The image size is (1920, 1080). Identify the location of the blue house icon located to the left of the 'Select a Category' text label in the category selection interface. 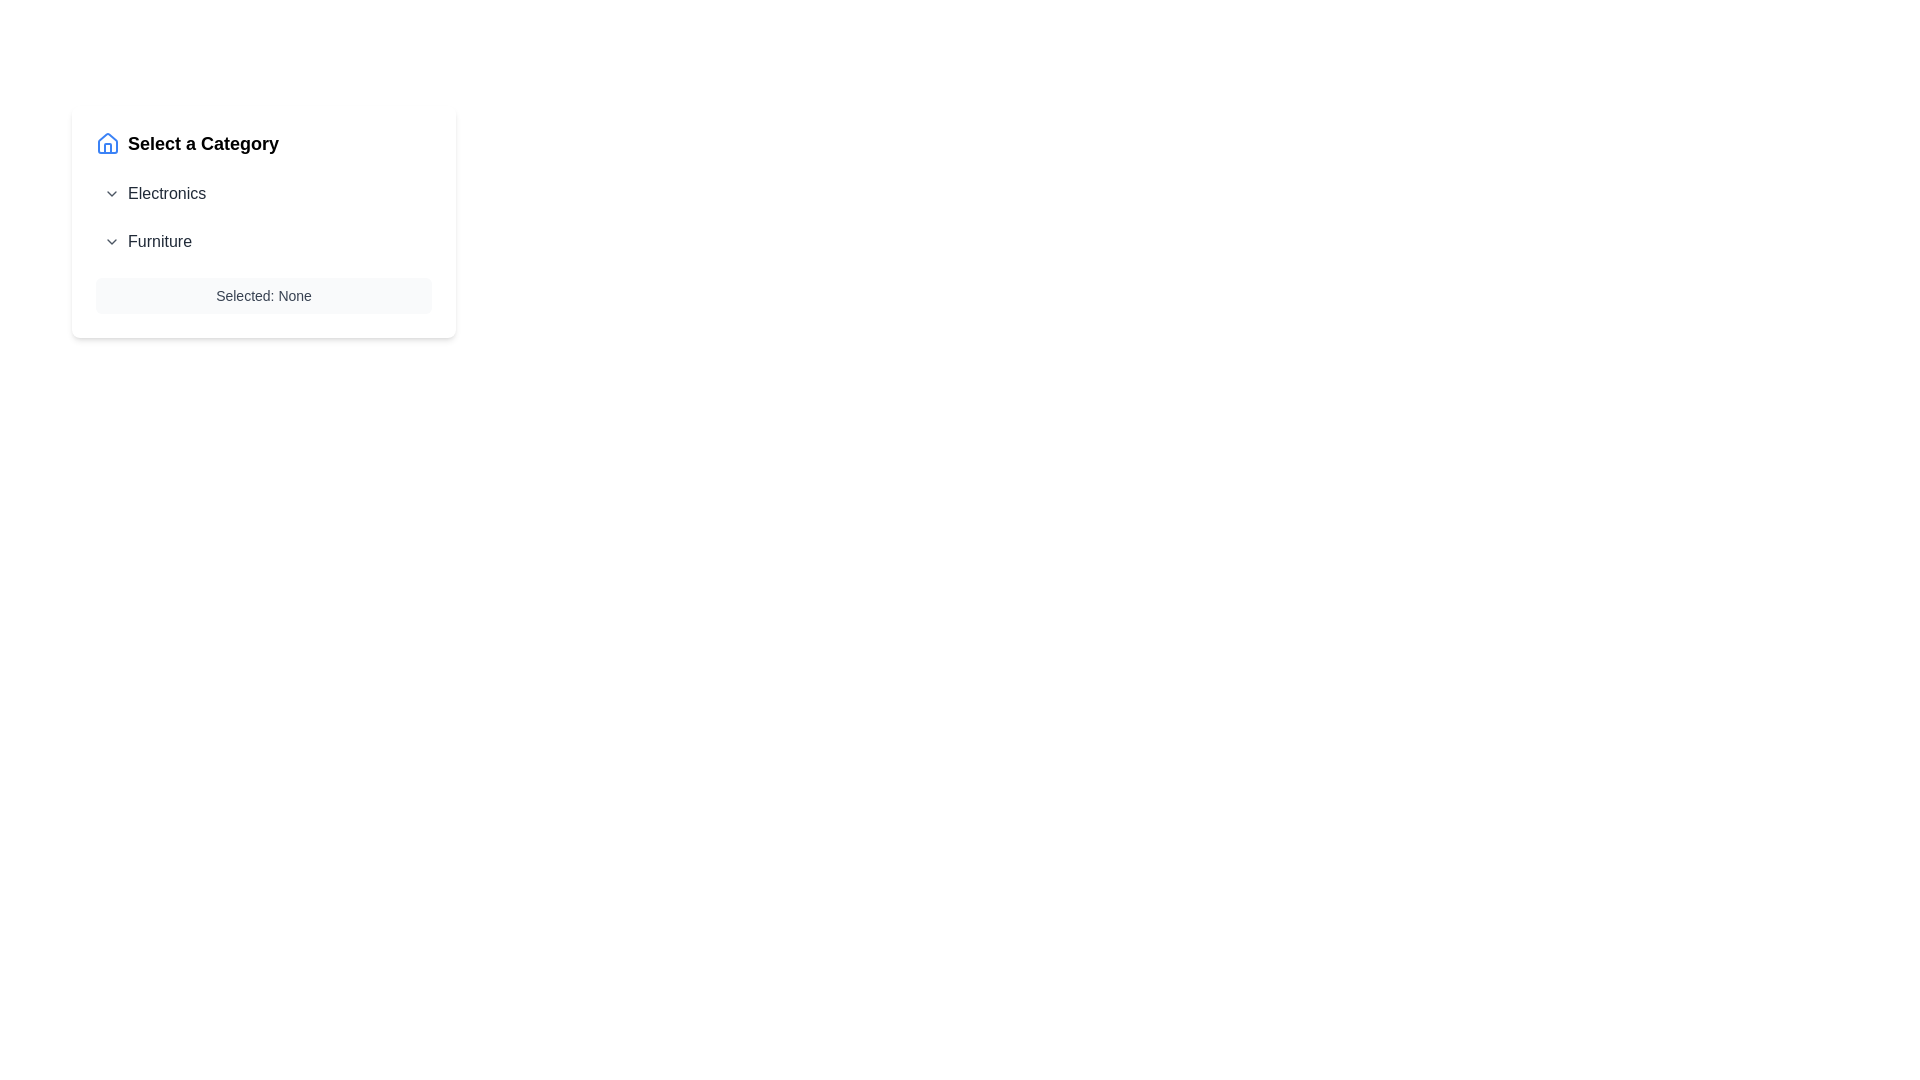
(107, 141).